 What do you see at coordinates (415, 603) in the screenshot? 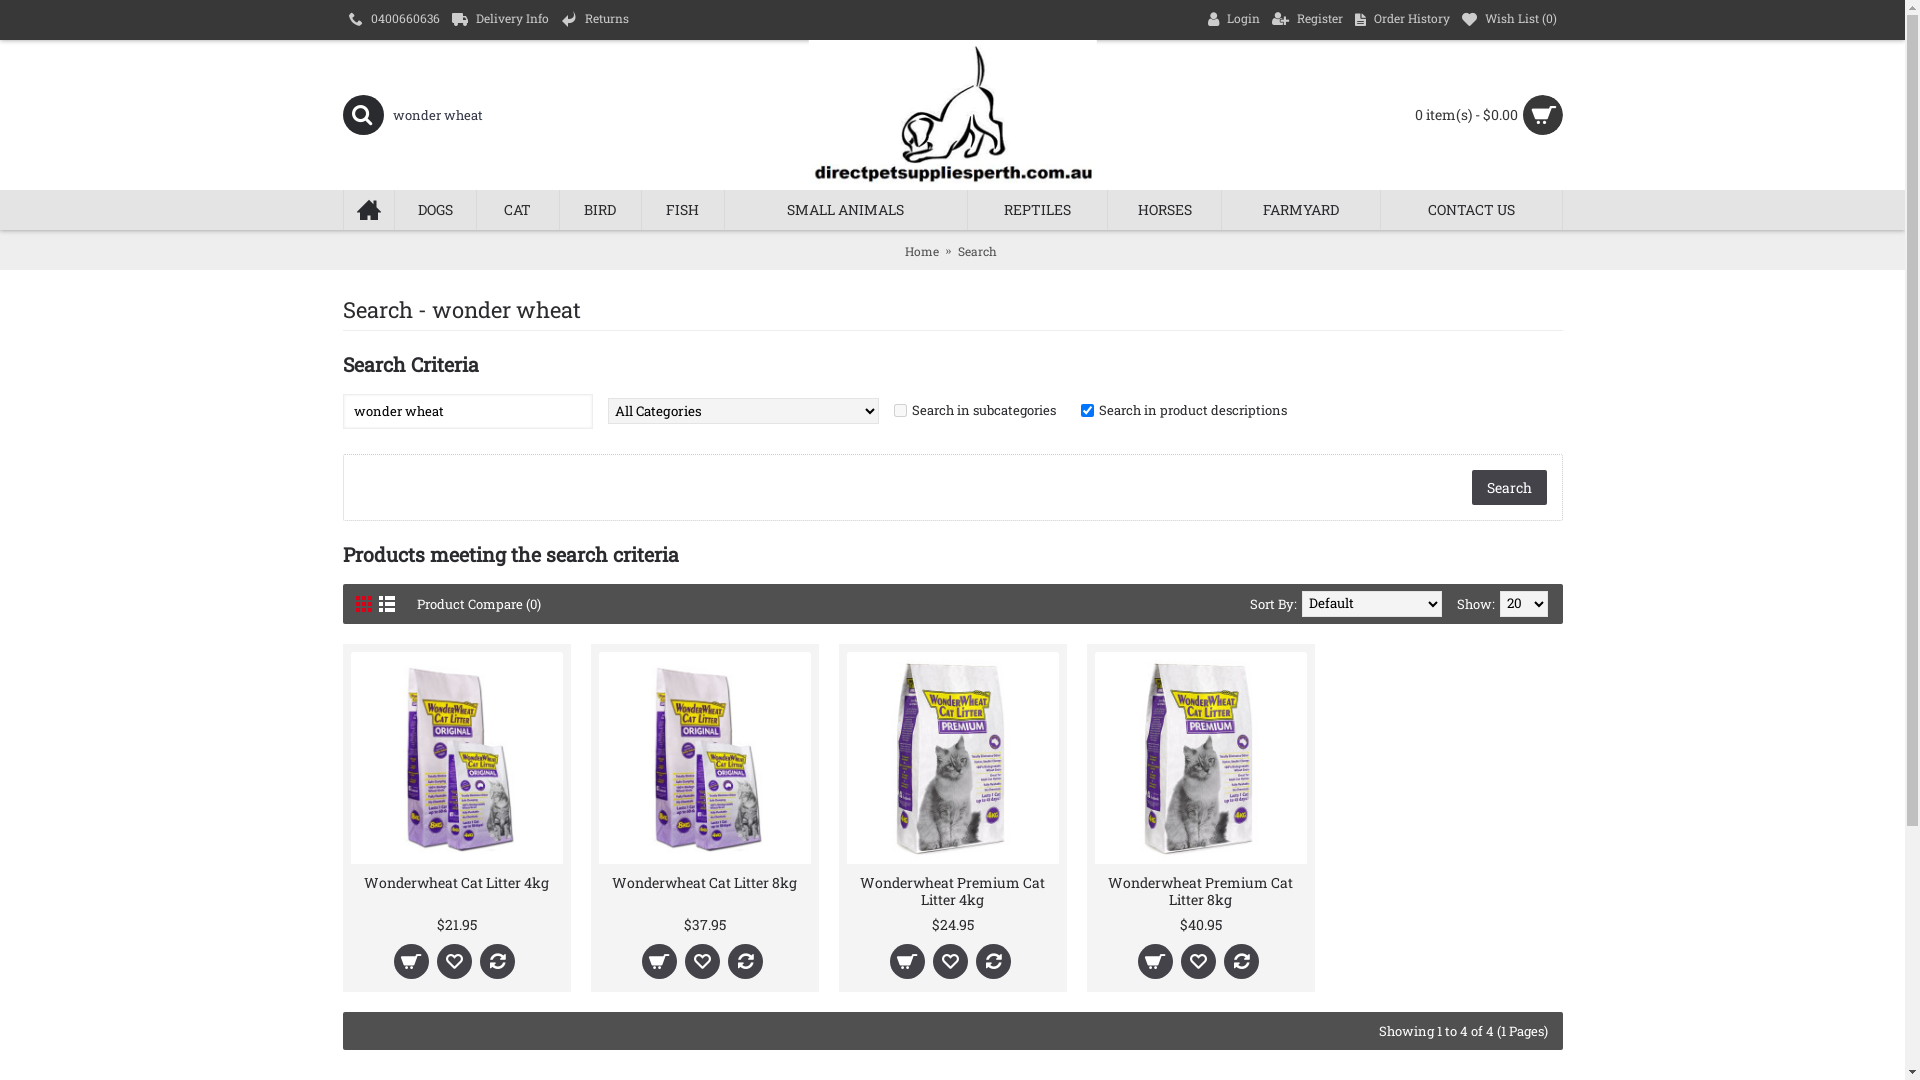
I see `'Product Compare (0)'` at bounding box center [415, 603].